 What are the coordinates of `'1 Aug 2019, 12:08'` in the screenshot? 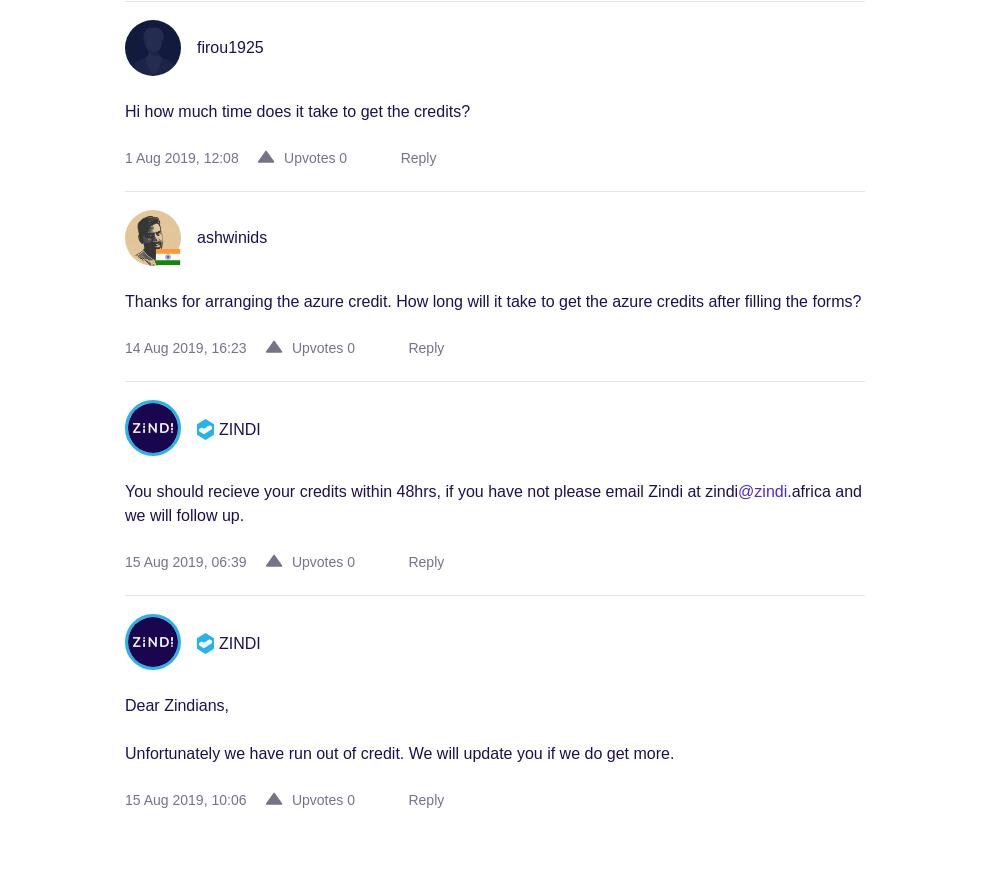 It's located at (181, 157).